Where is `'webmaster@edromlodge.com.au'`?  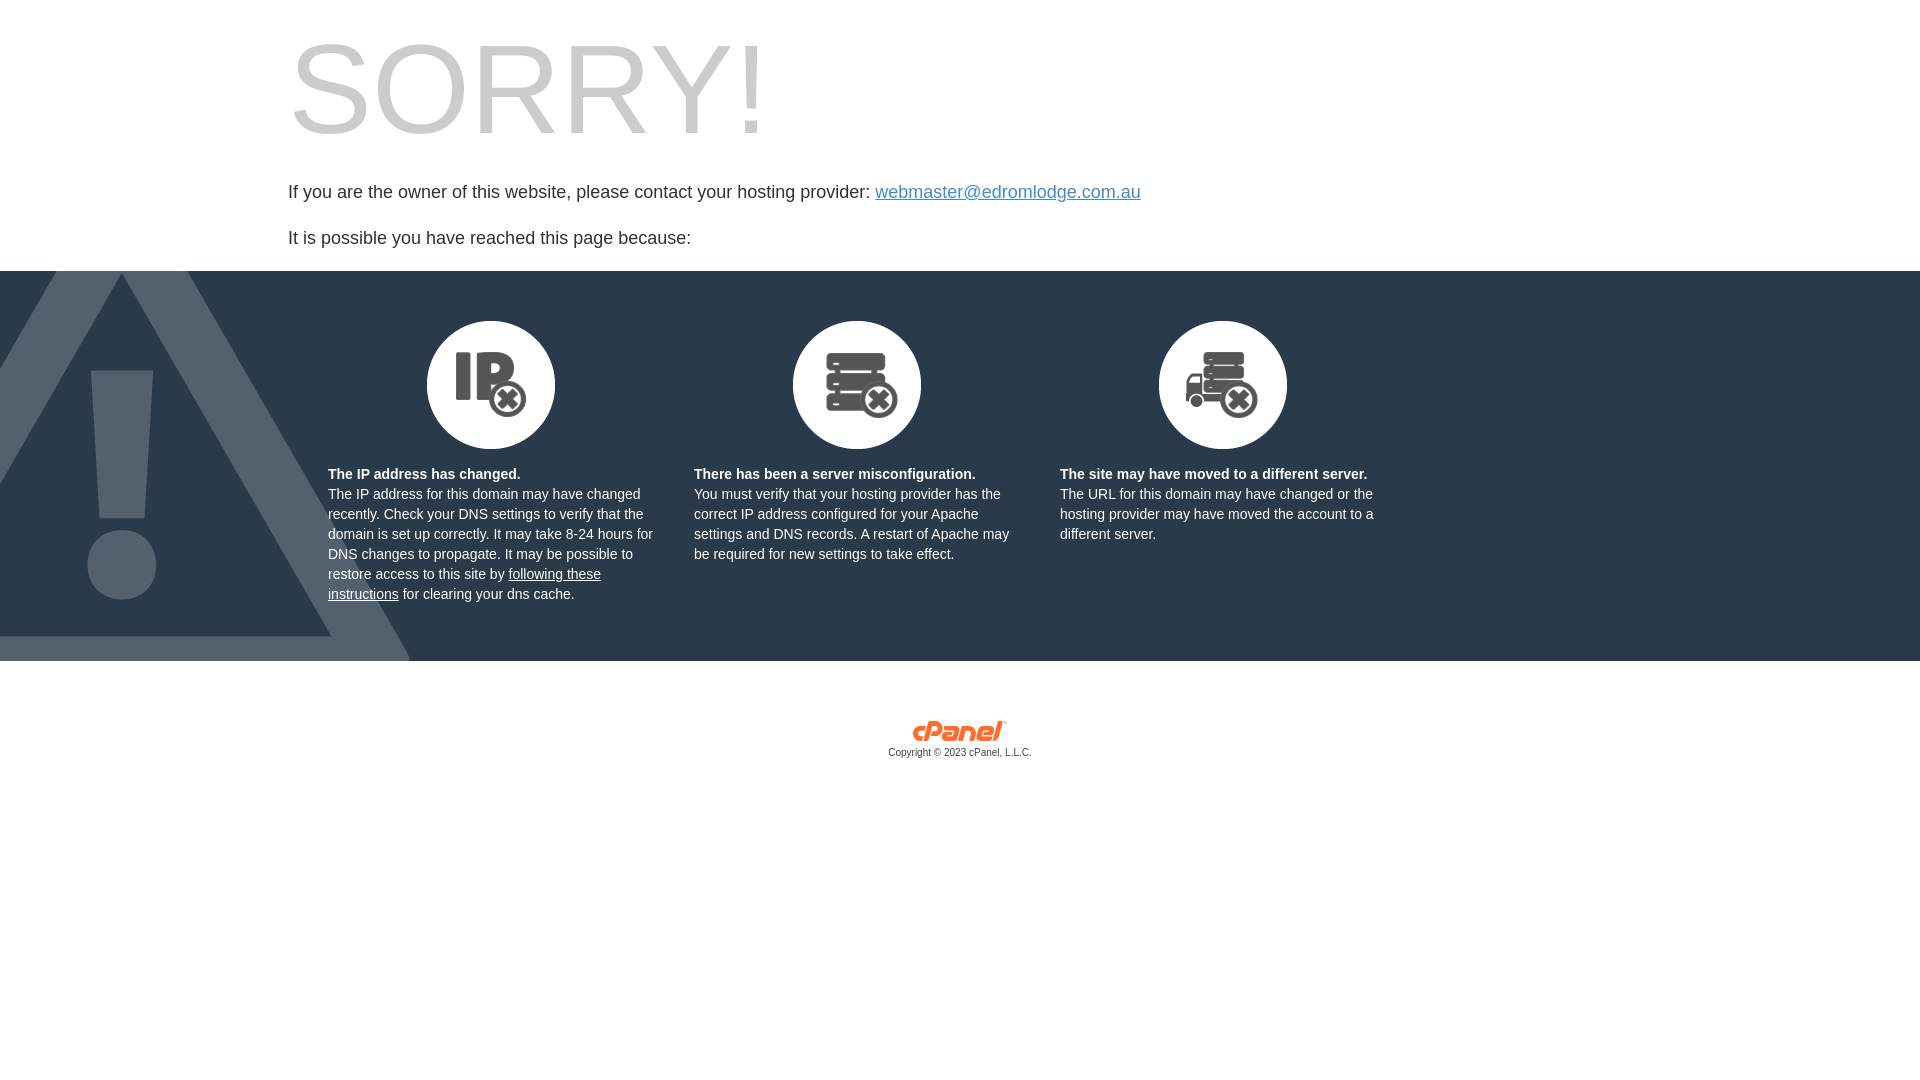
'webmaster@edromlodge.com.au' is located at coordinates (1007, 192).